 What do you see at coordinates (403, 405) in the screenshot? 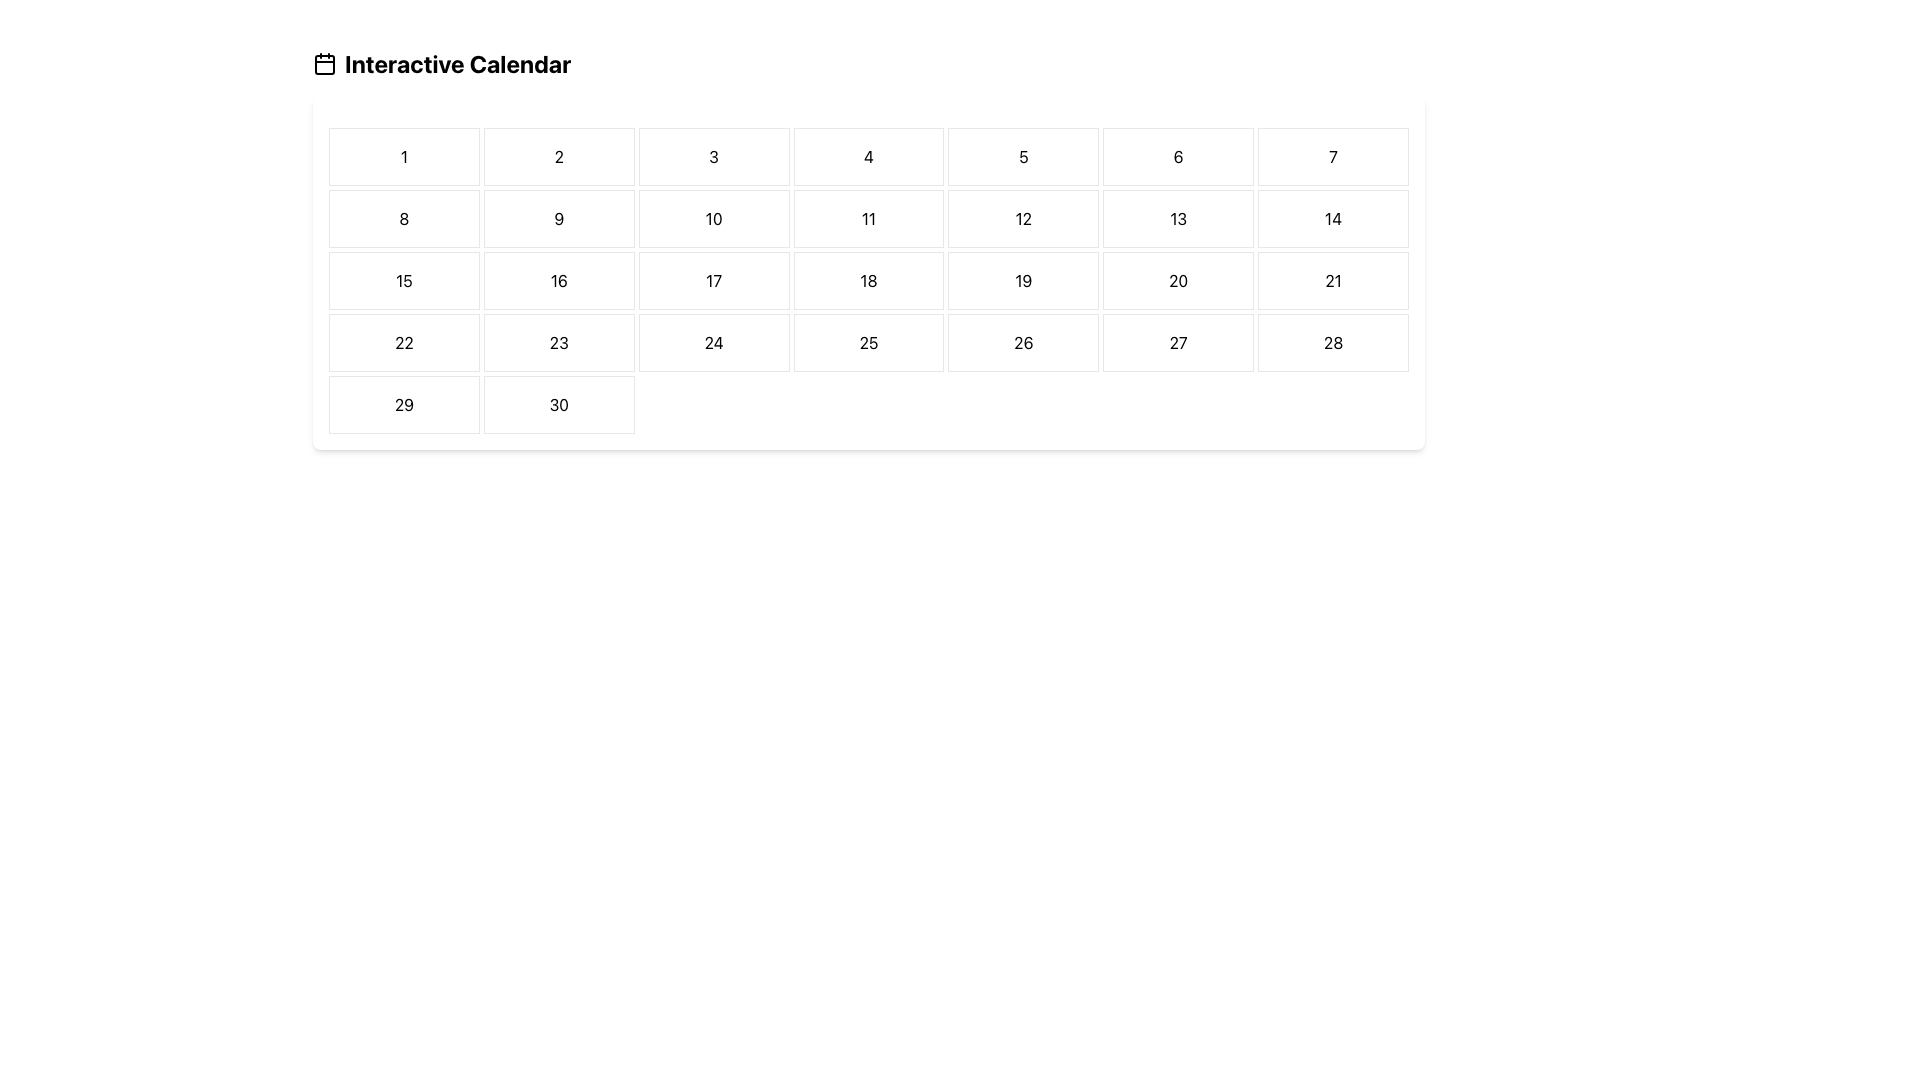
I see `the text box representing the number '29' located in the first column of the last row in a 7-column grid` at bounding box center [403, 405].